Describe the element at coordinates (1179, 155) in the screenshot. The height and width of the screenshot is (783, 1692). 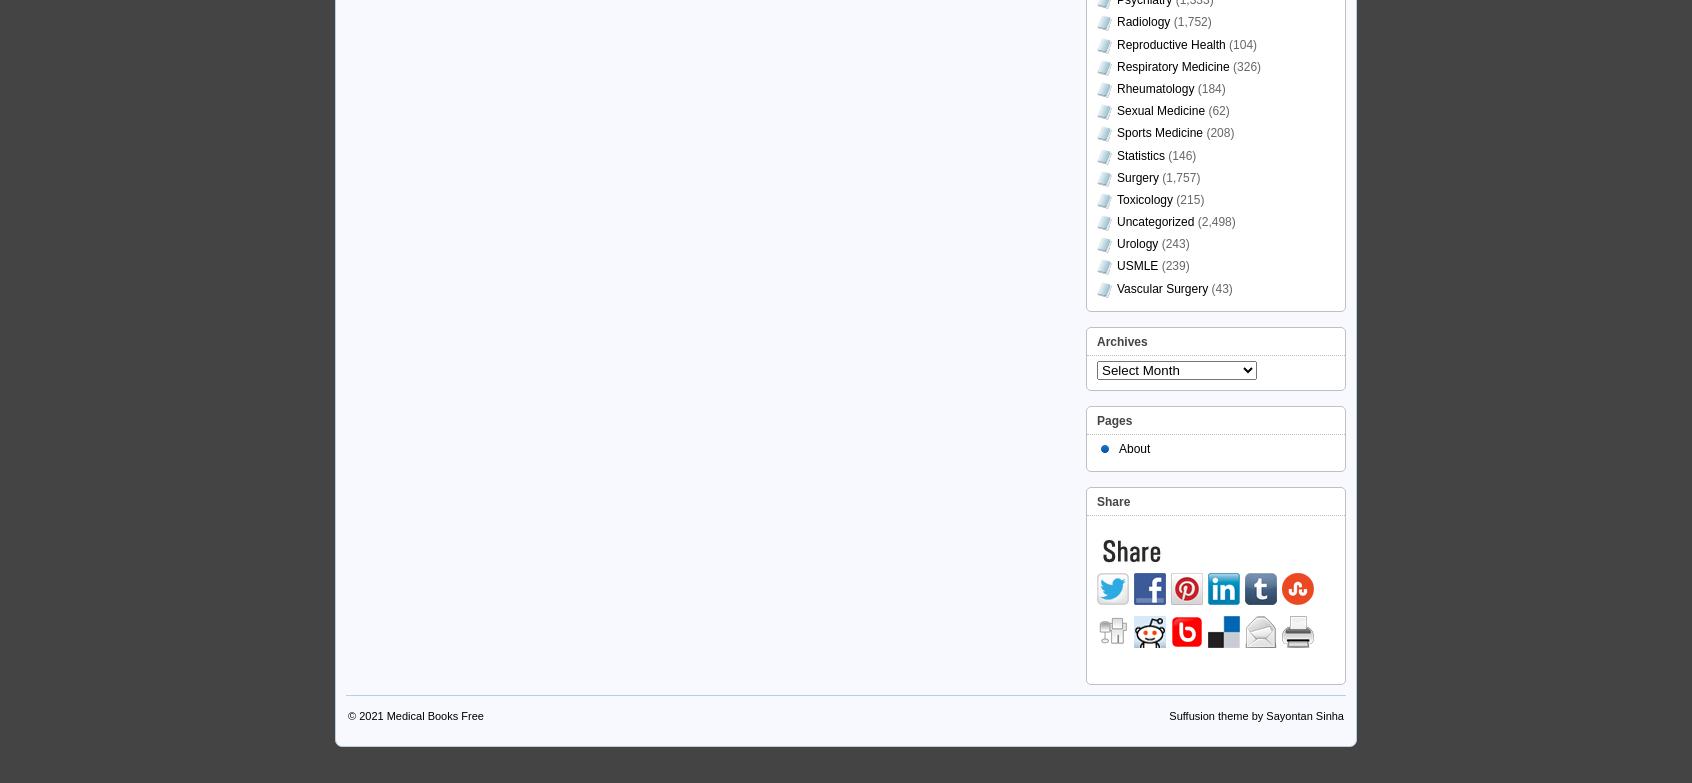
I see `'(146)'` at that location.